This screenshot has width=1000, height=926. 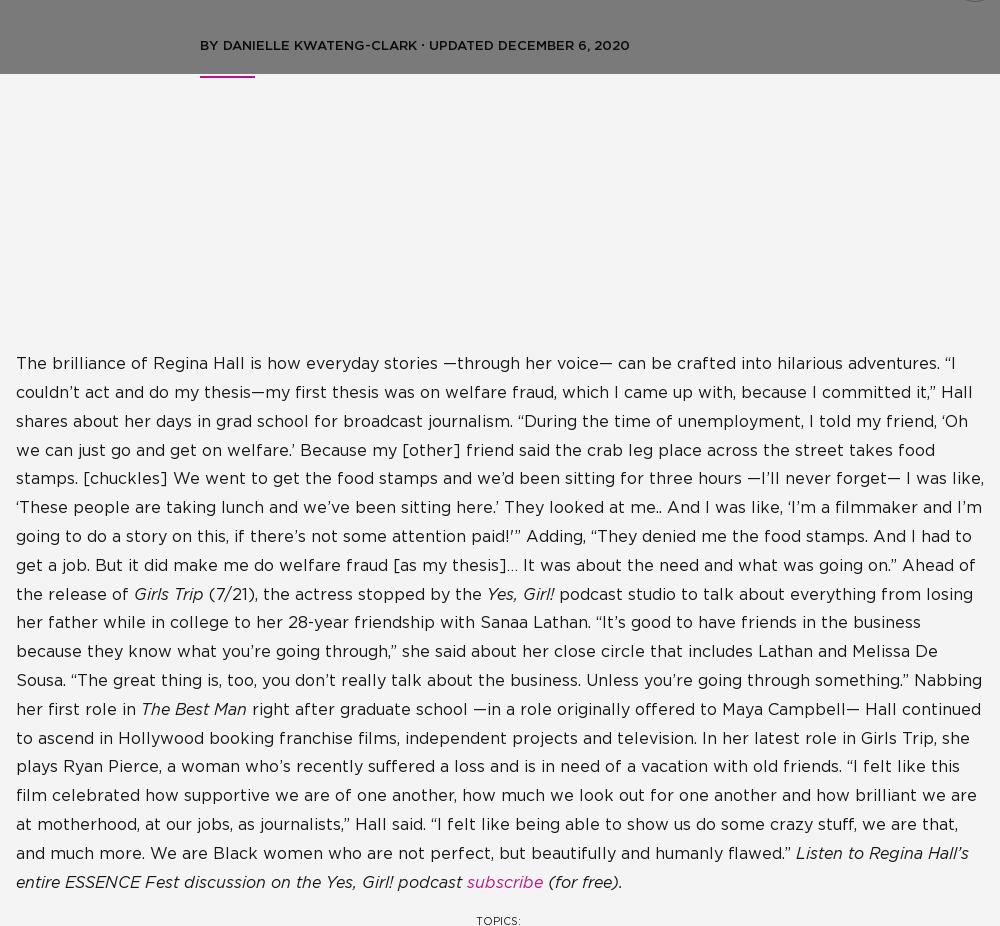 I want to click on 'Girls Trip', so click(x=169, y=593).